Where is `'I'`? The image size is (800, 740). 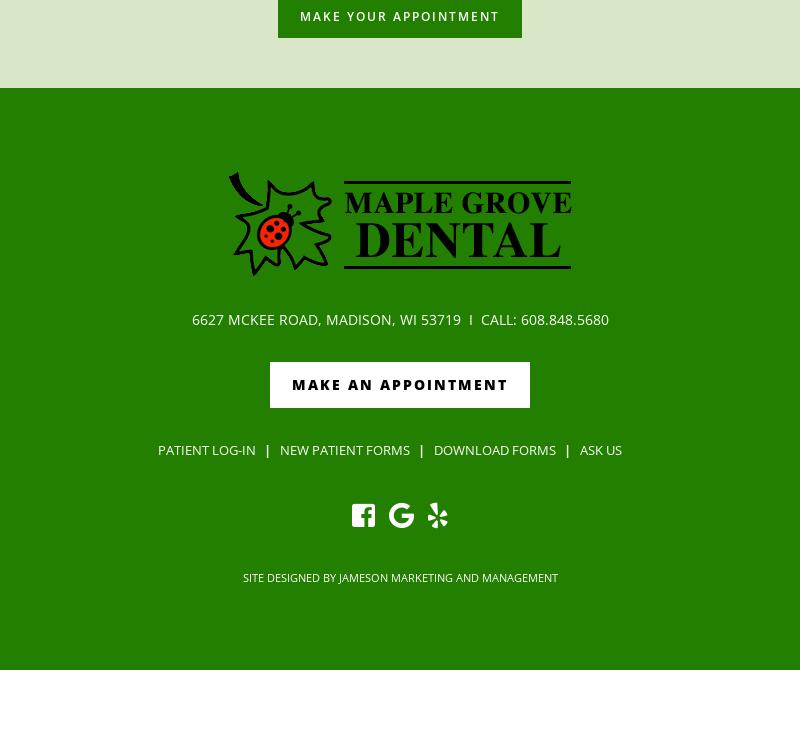 'I' is located at coordinates (470, 318).